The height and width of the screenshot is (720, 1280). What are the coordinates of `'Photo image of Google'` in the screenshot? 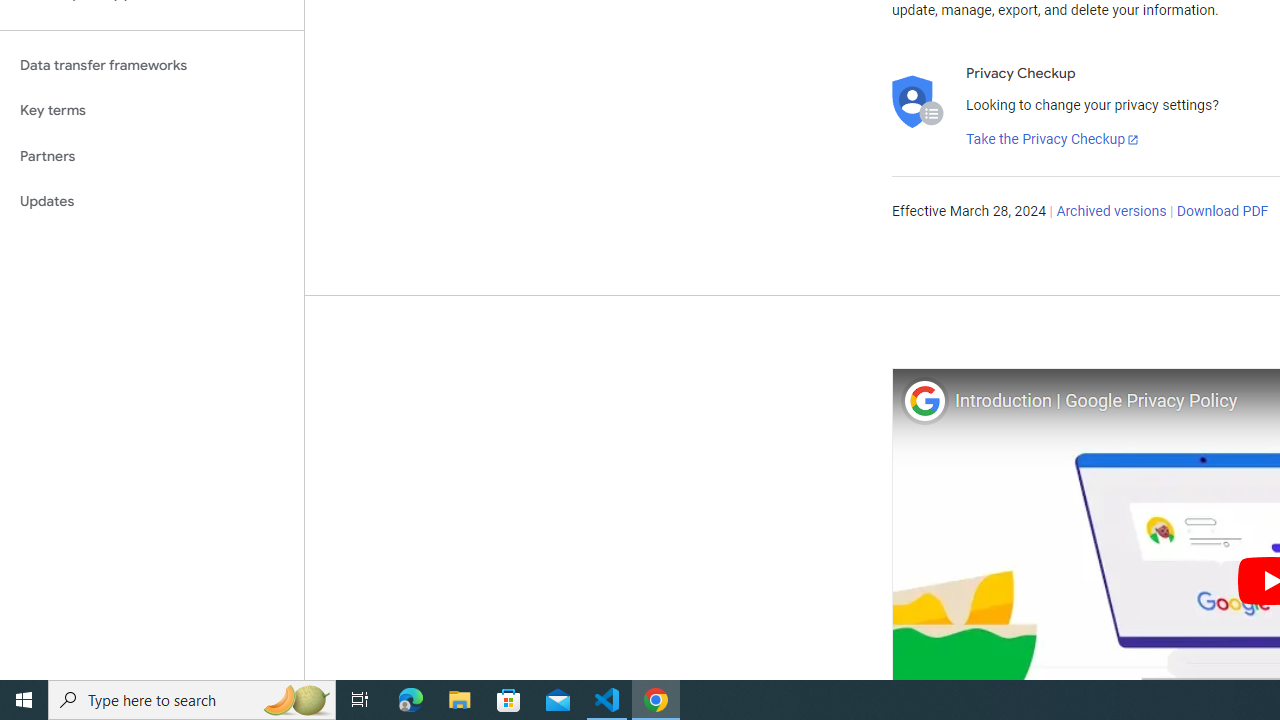 It's located at (923, 400).